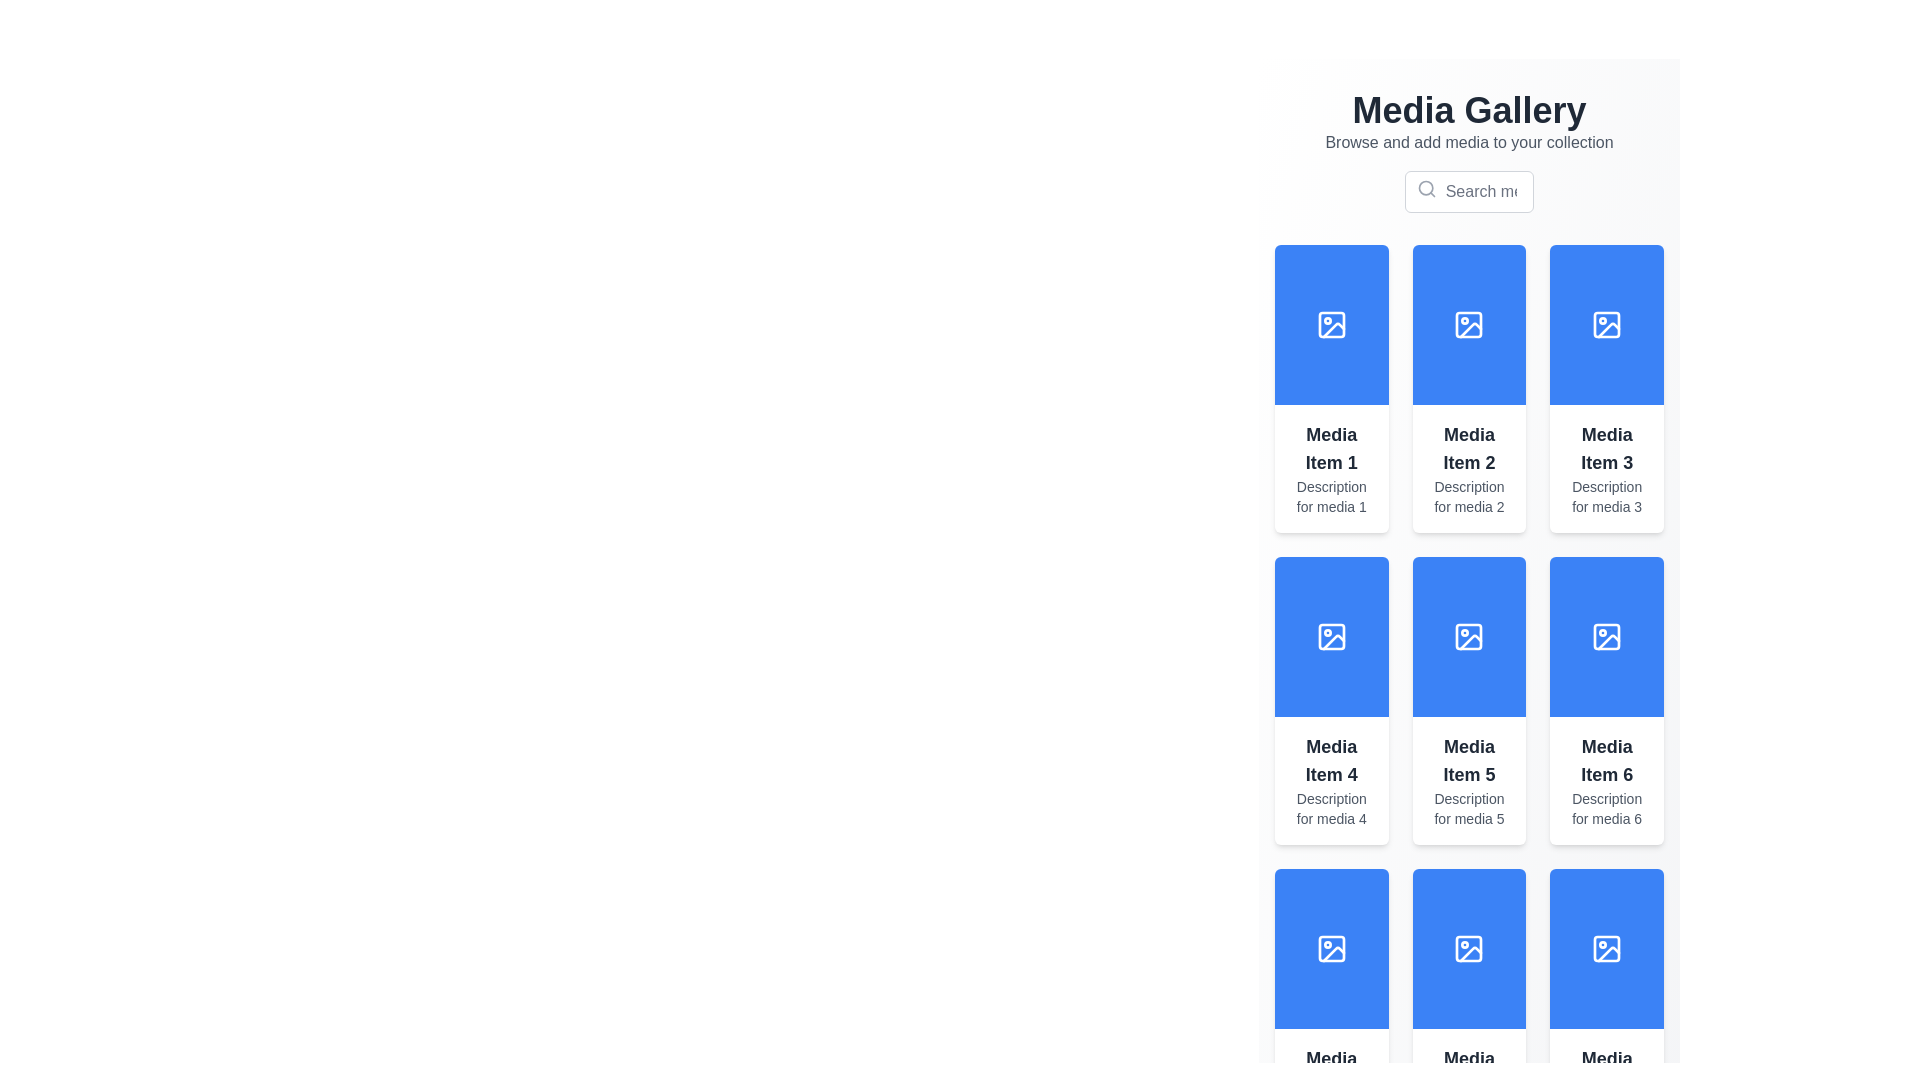  What do you see at coordinates (1469, 636) in the screenshot?
I see `the image placeholder icon with a square outline and rounded corners, located within the 'Media Item 5' tile in the second row and second column of the grid under the 'Media Gallery' heading` at bounding box center [1469, 636].